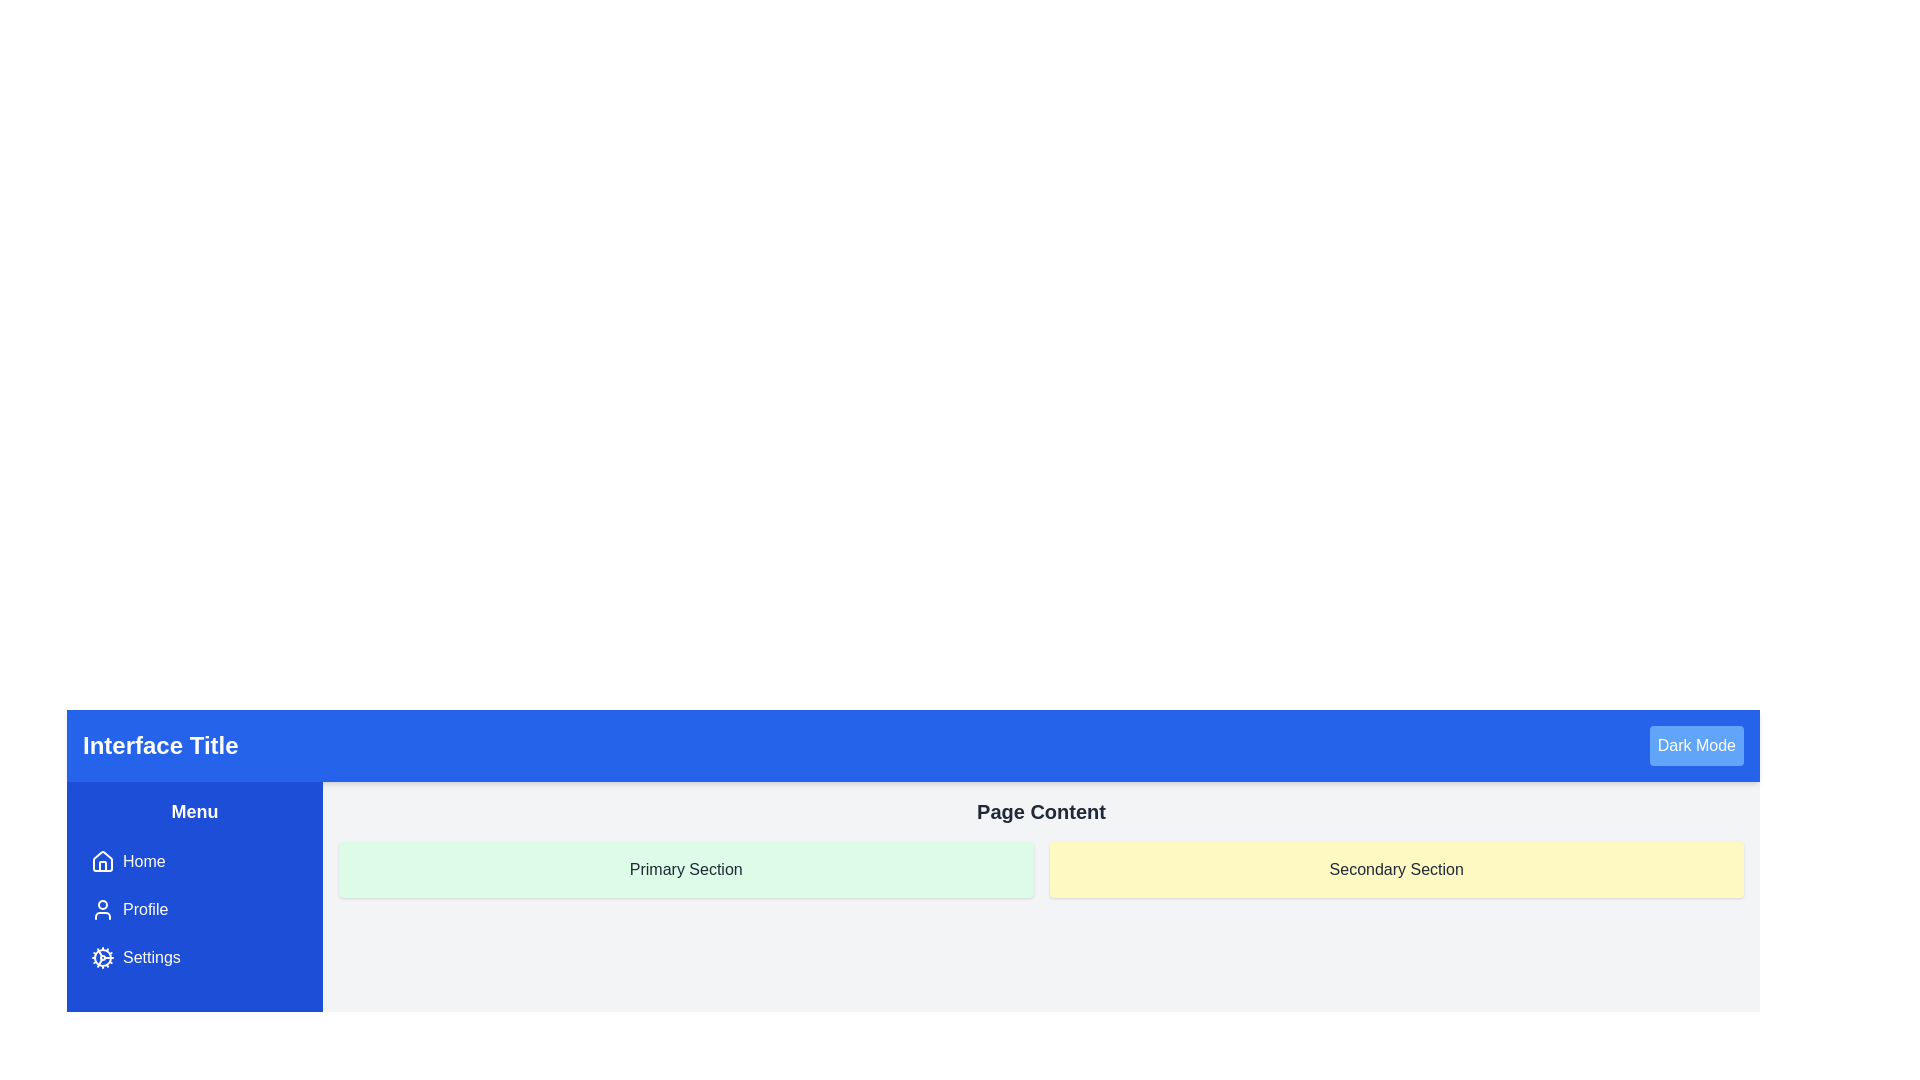  What do you see at coordinates (134, 956) in the screenshot?
I see `the 'Settings' button located in the vertical left-side menu panel, which is the third item below 'Profile'` at bounding box center [134, 956].